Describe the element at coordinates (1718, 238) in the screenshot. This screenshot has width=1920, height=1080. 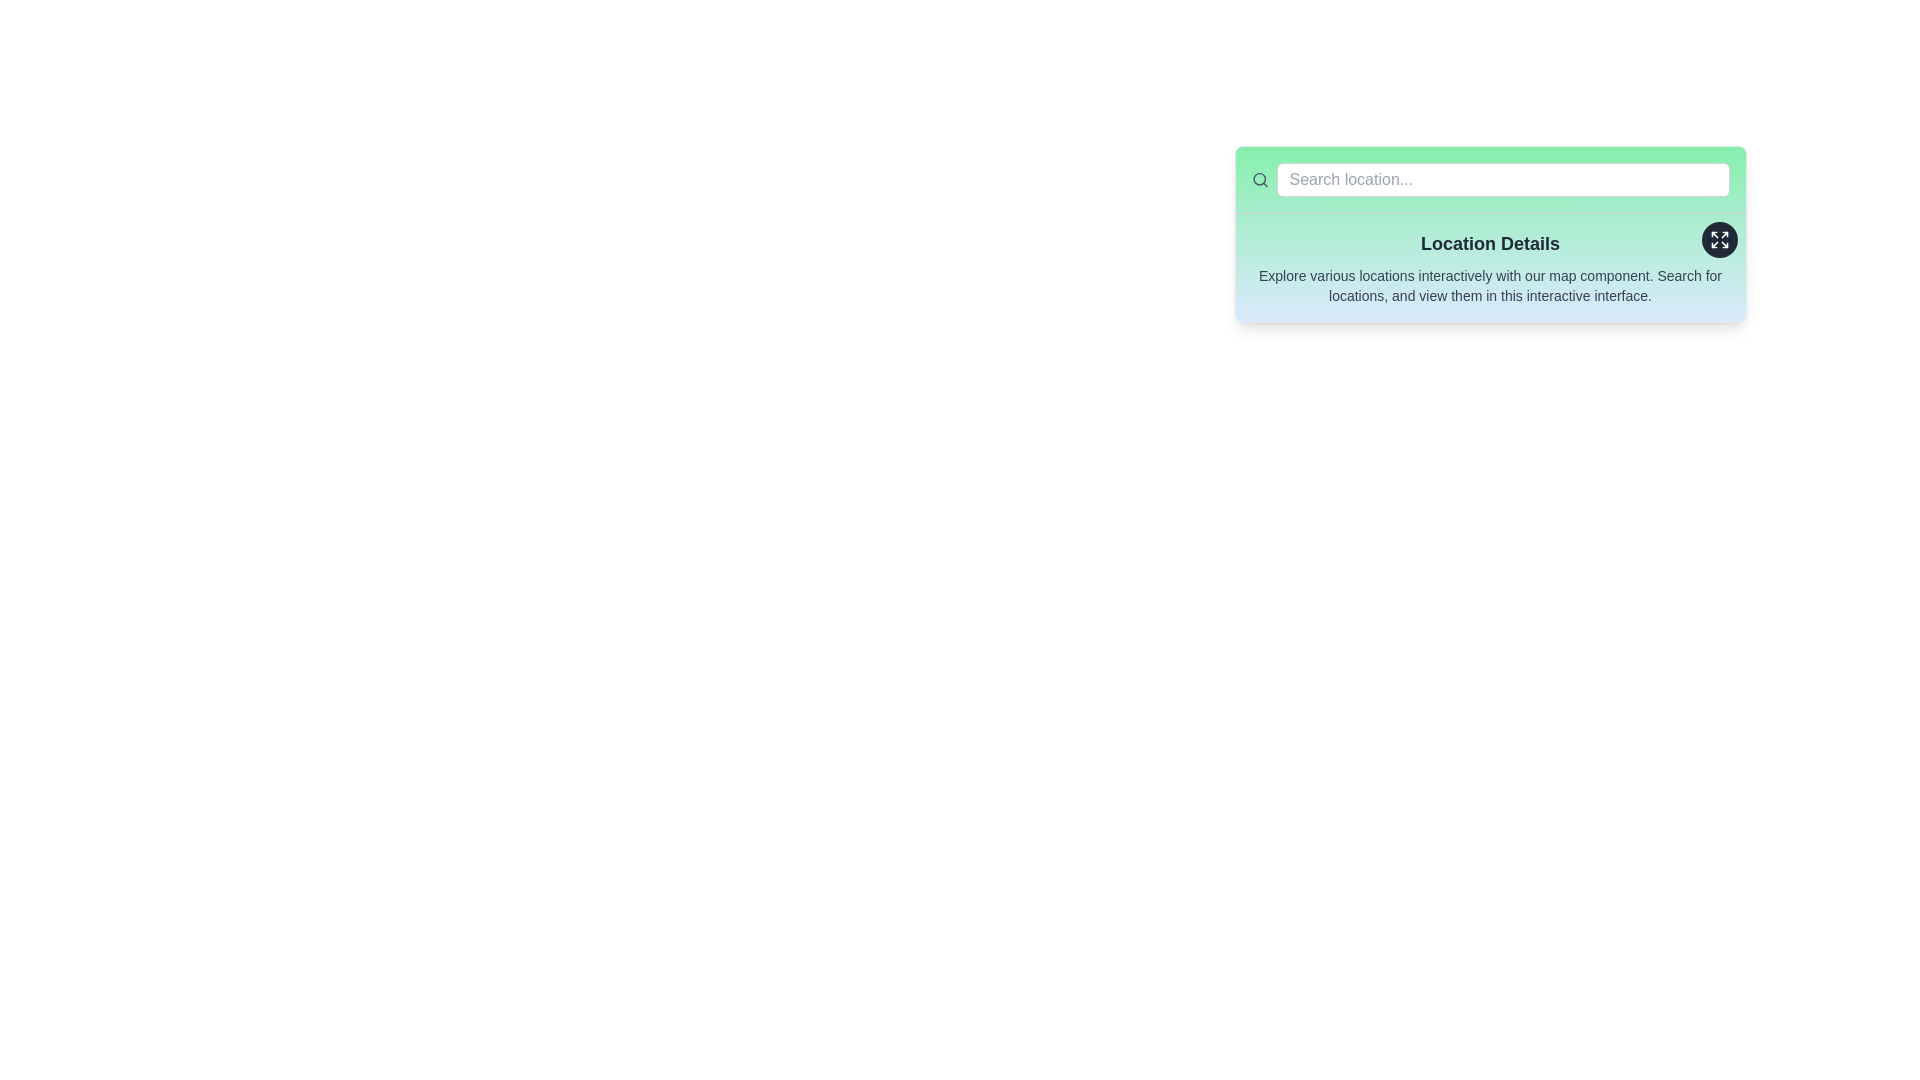
I see `the expand button located at the top-right corner inside the content card to enlarge the content` at that location.